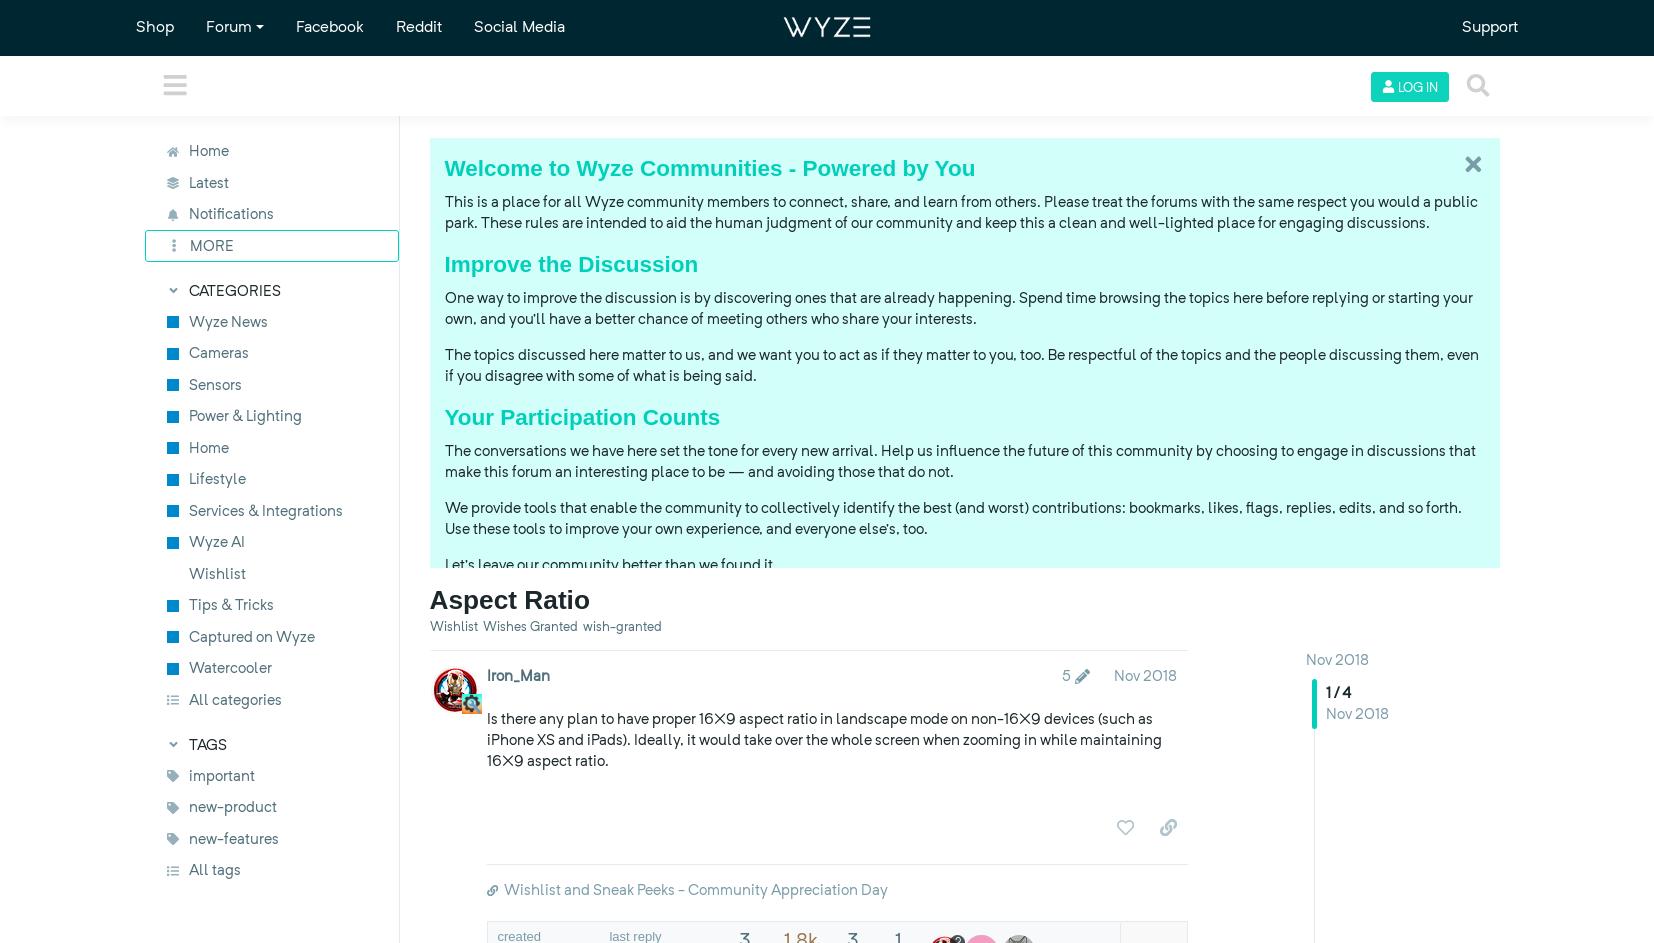 The image size is (1654, 943). I want to click on 'All categories', so click(233, 698).